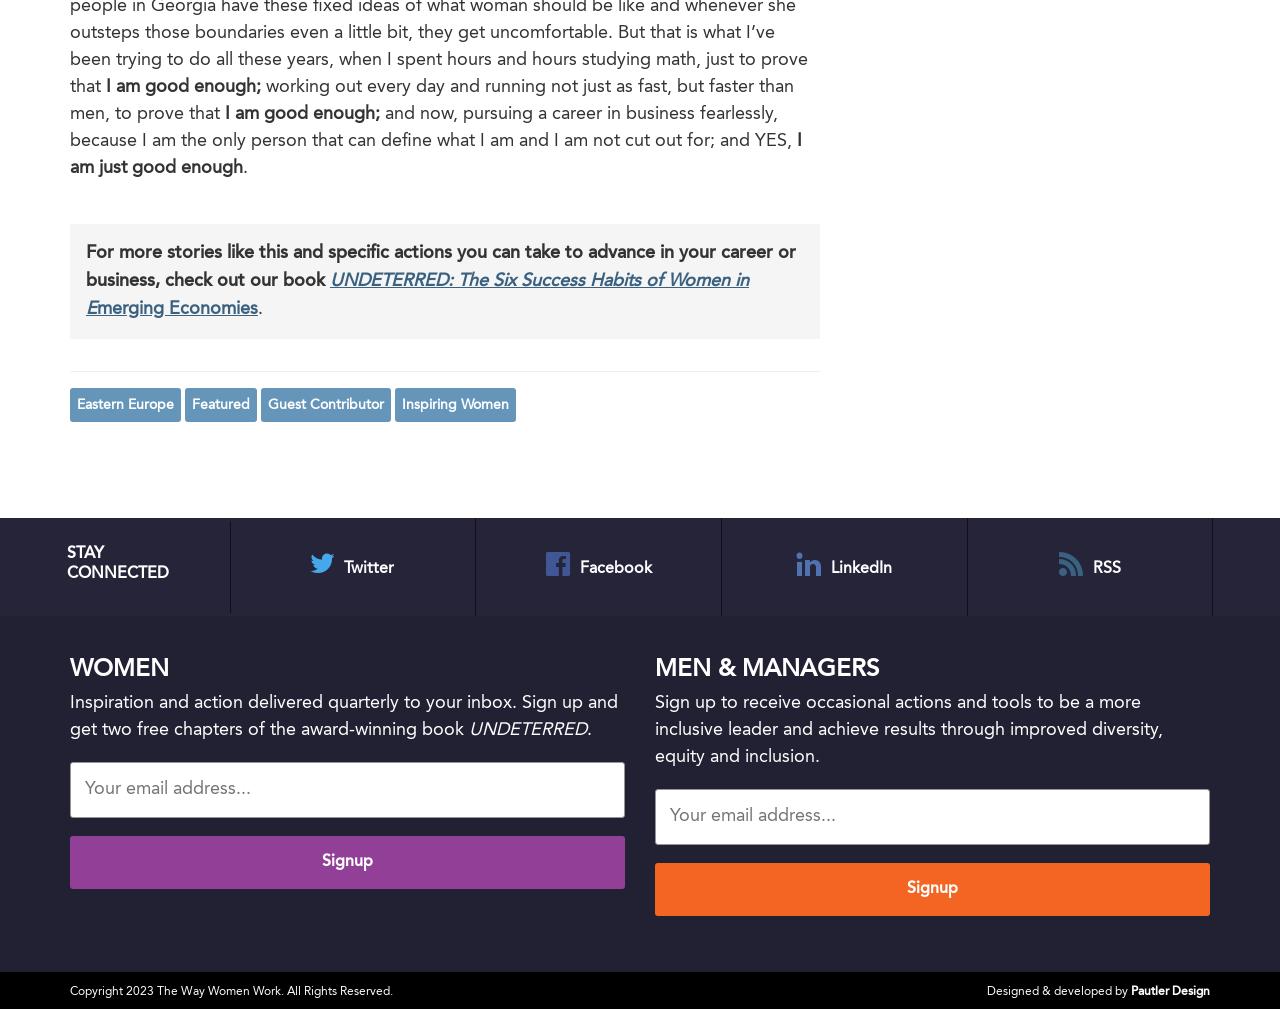 The image size is (1280, 1009). Describe the element at coordinates (614, 567) in the screenshot. I see `'Facebook'` at that location.